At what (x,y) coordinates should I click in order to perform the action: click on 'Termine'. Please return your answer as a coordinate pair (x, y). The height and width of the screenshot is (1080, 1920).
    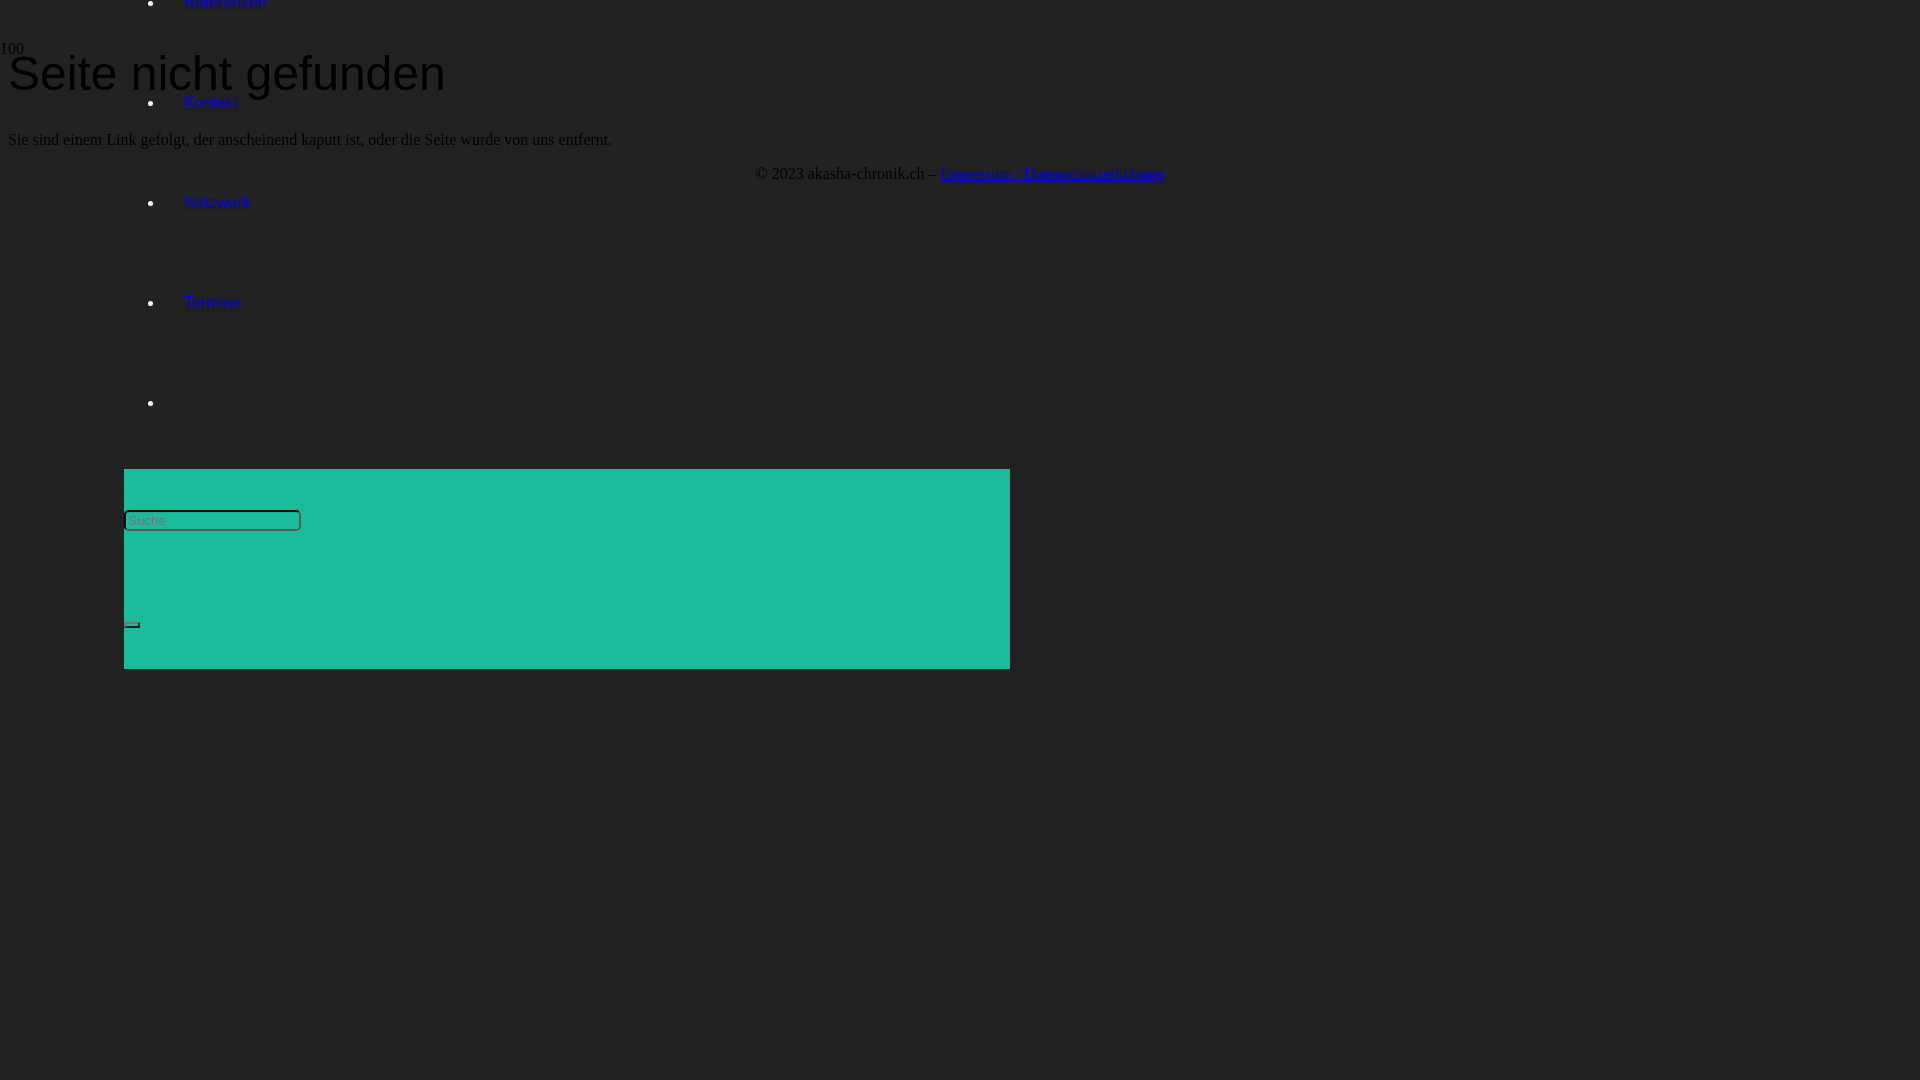
    Looking at the image, I should click on (212, 302).